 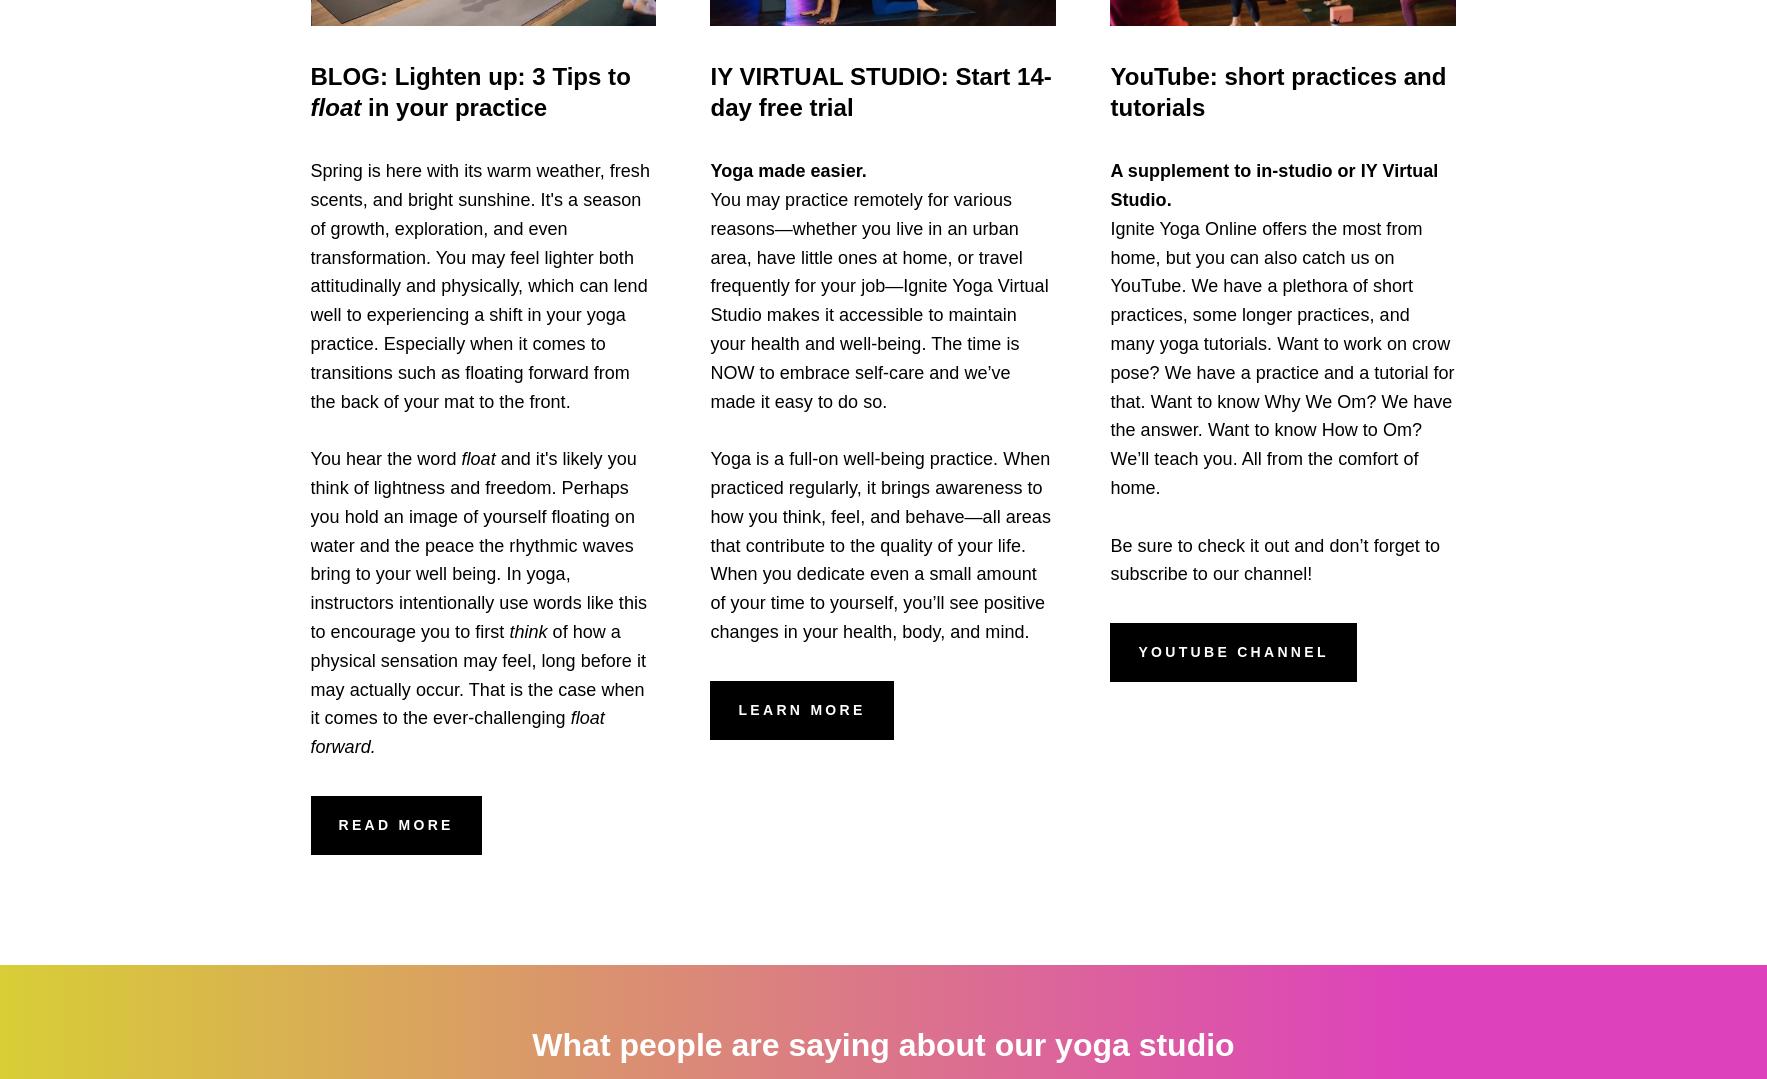 I want to click on 'IY VIRTUAL STUDIO: Start 14-day free trial', so click(x=879, y=90).